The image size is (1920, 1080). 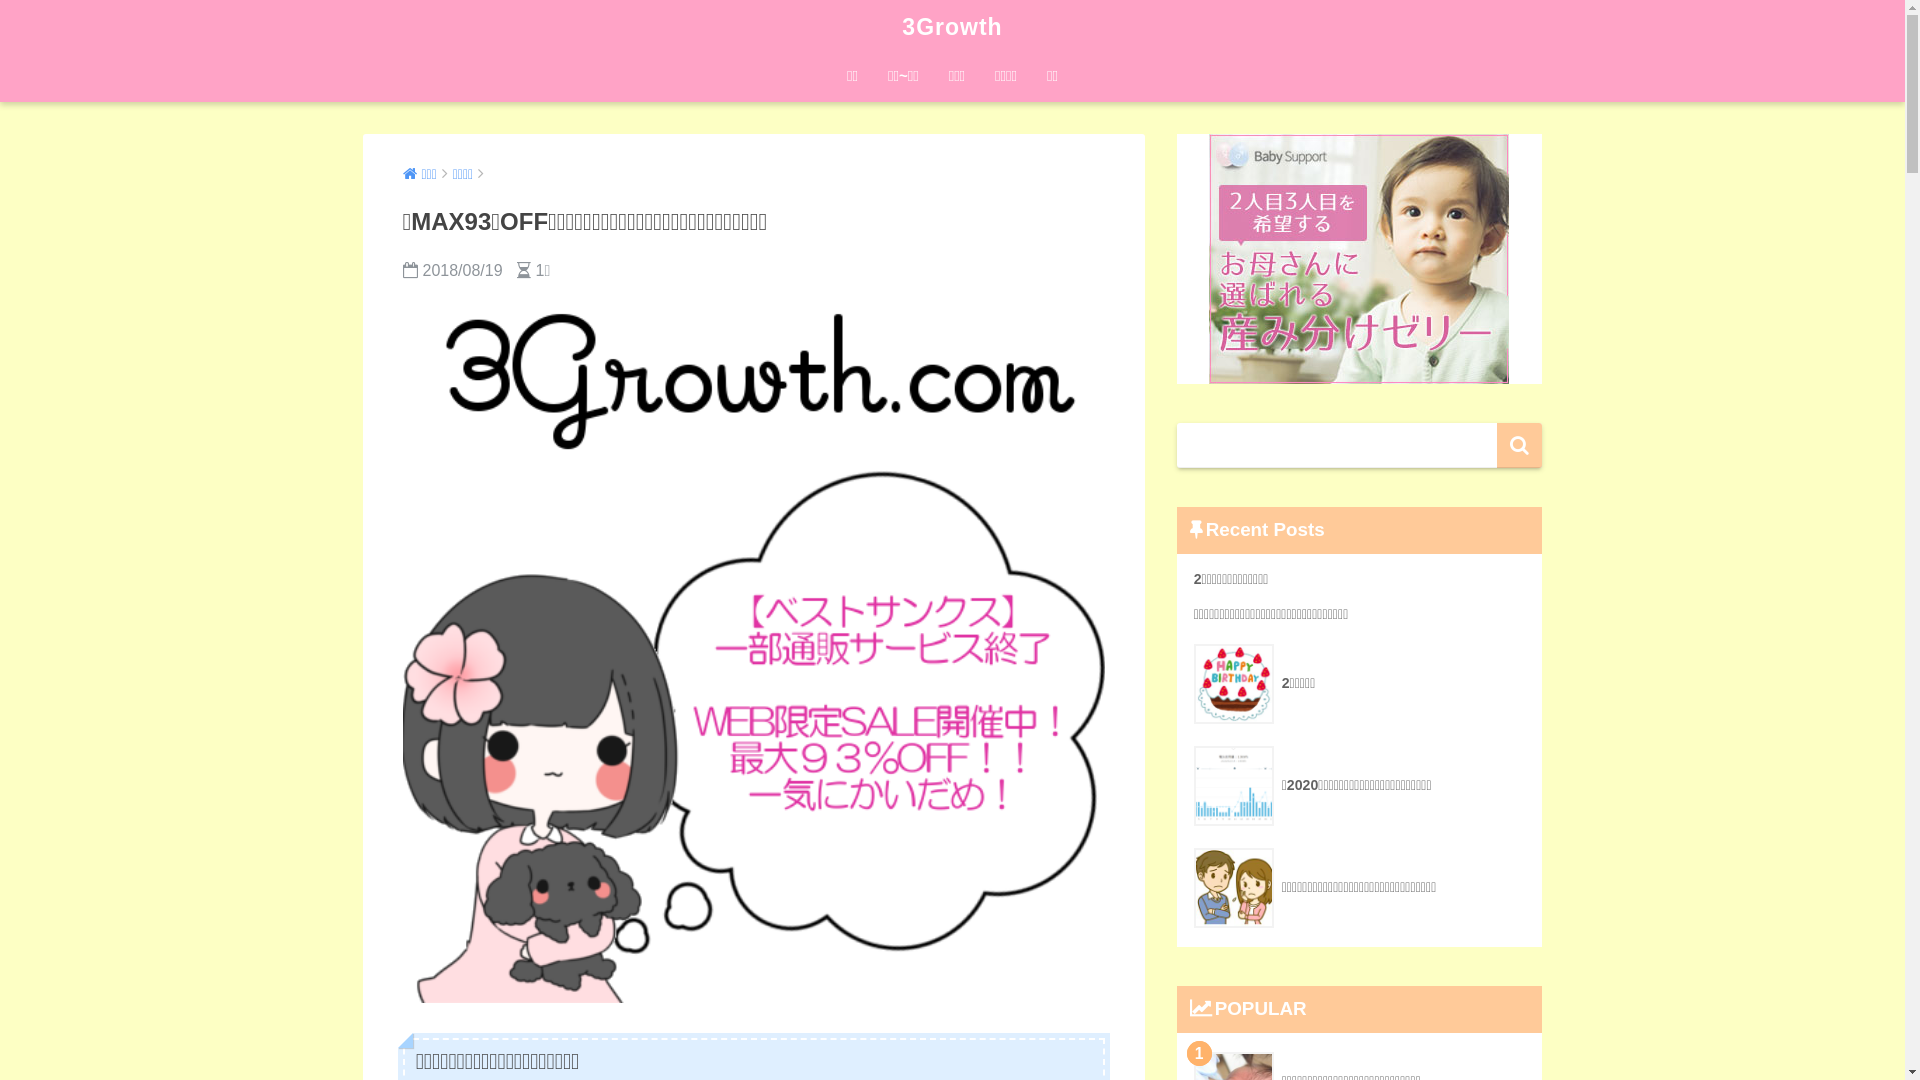 I want to click on '3Growth', so click(x=950, y=27).